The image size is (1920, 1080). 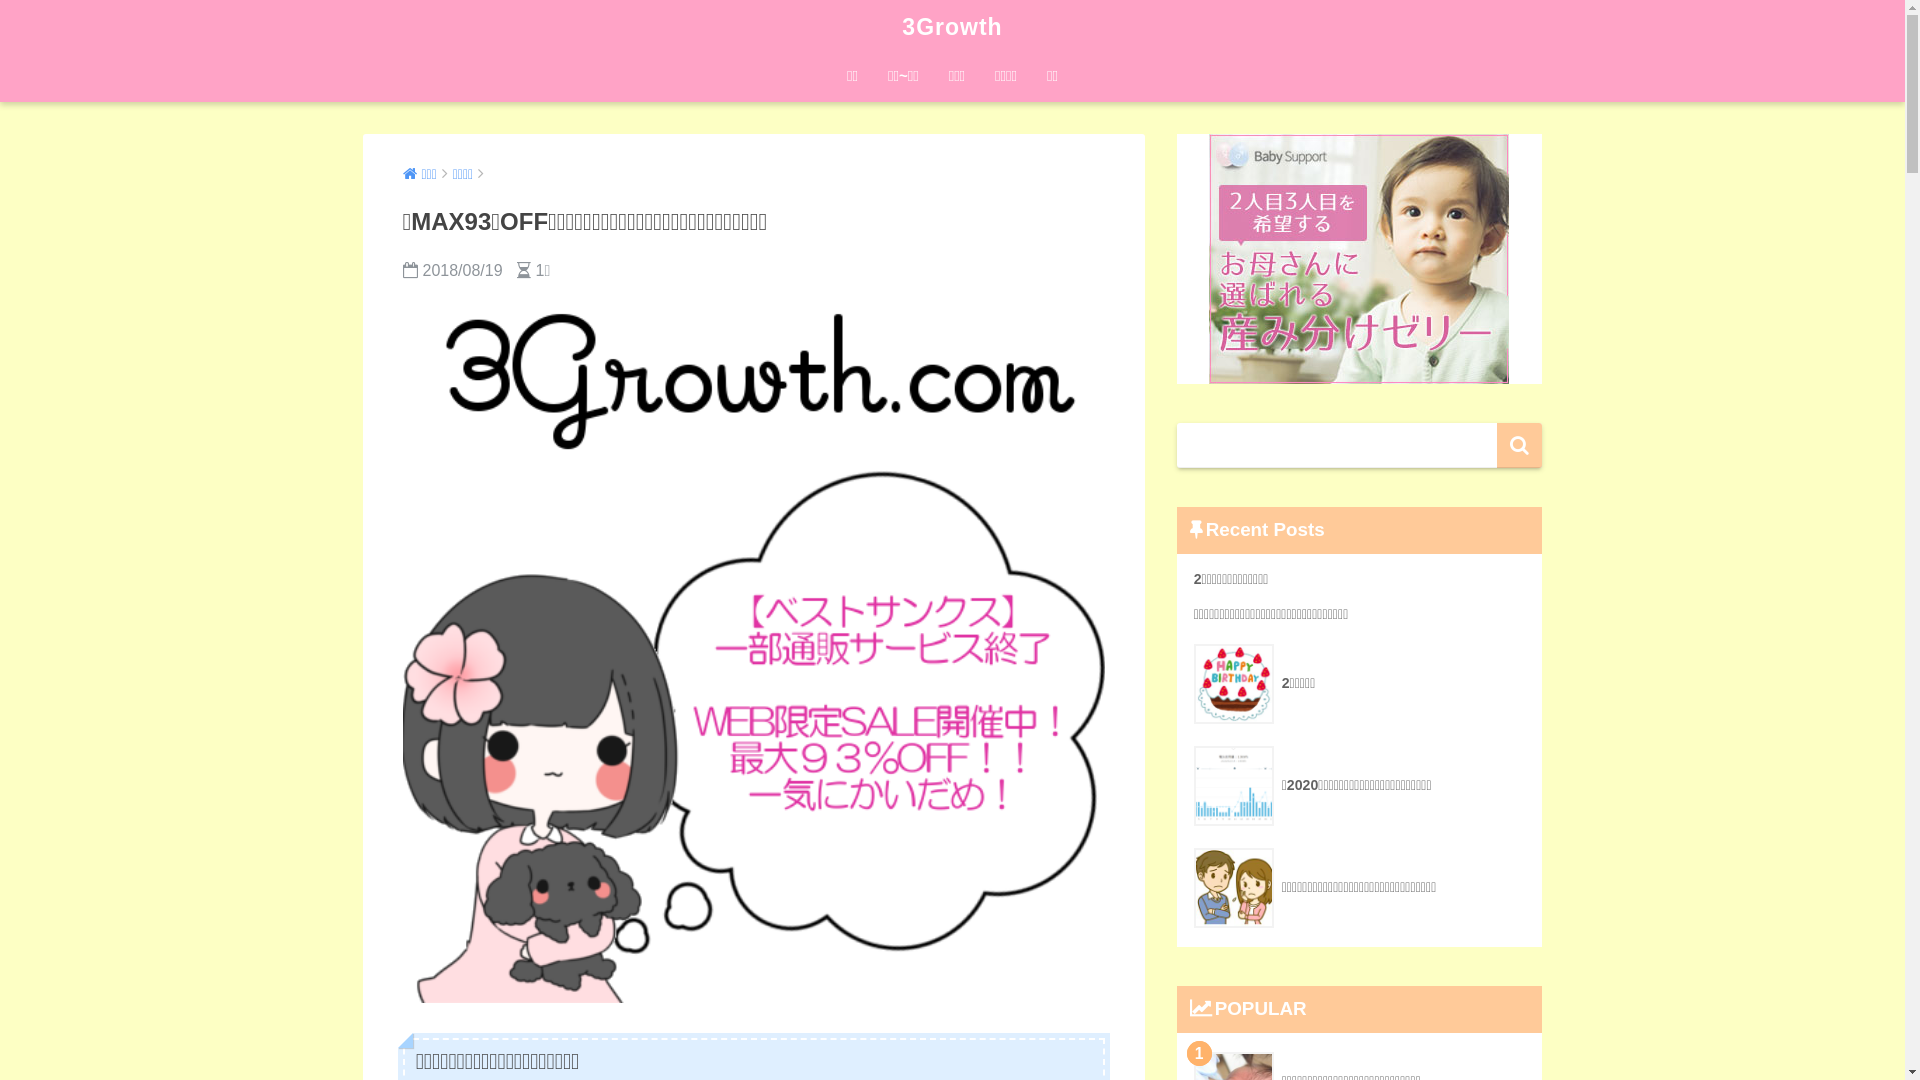 I want to click on '3Growth', so click(x=950, y=27).